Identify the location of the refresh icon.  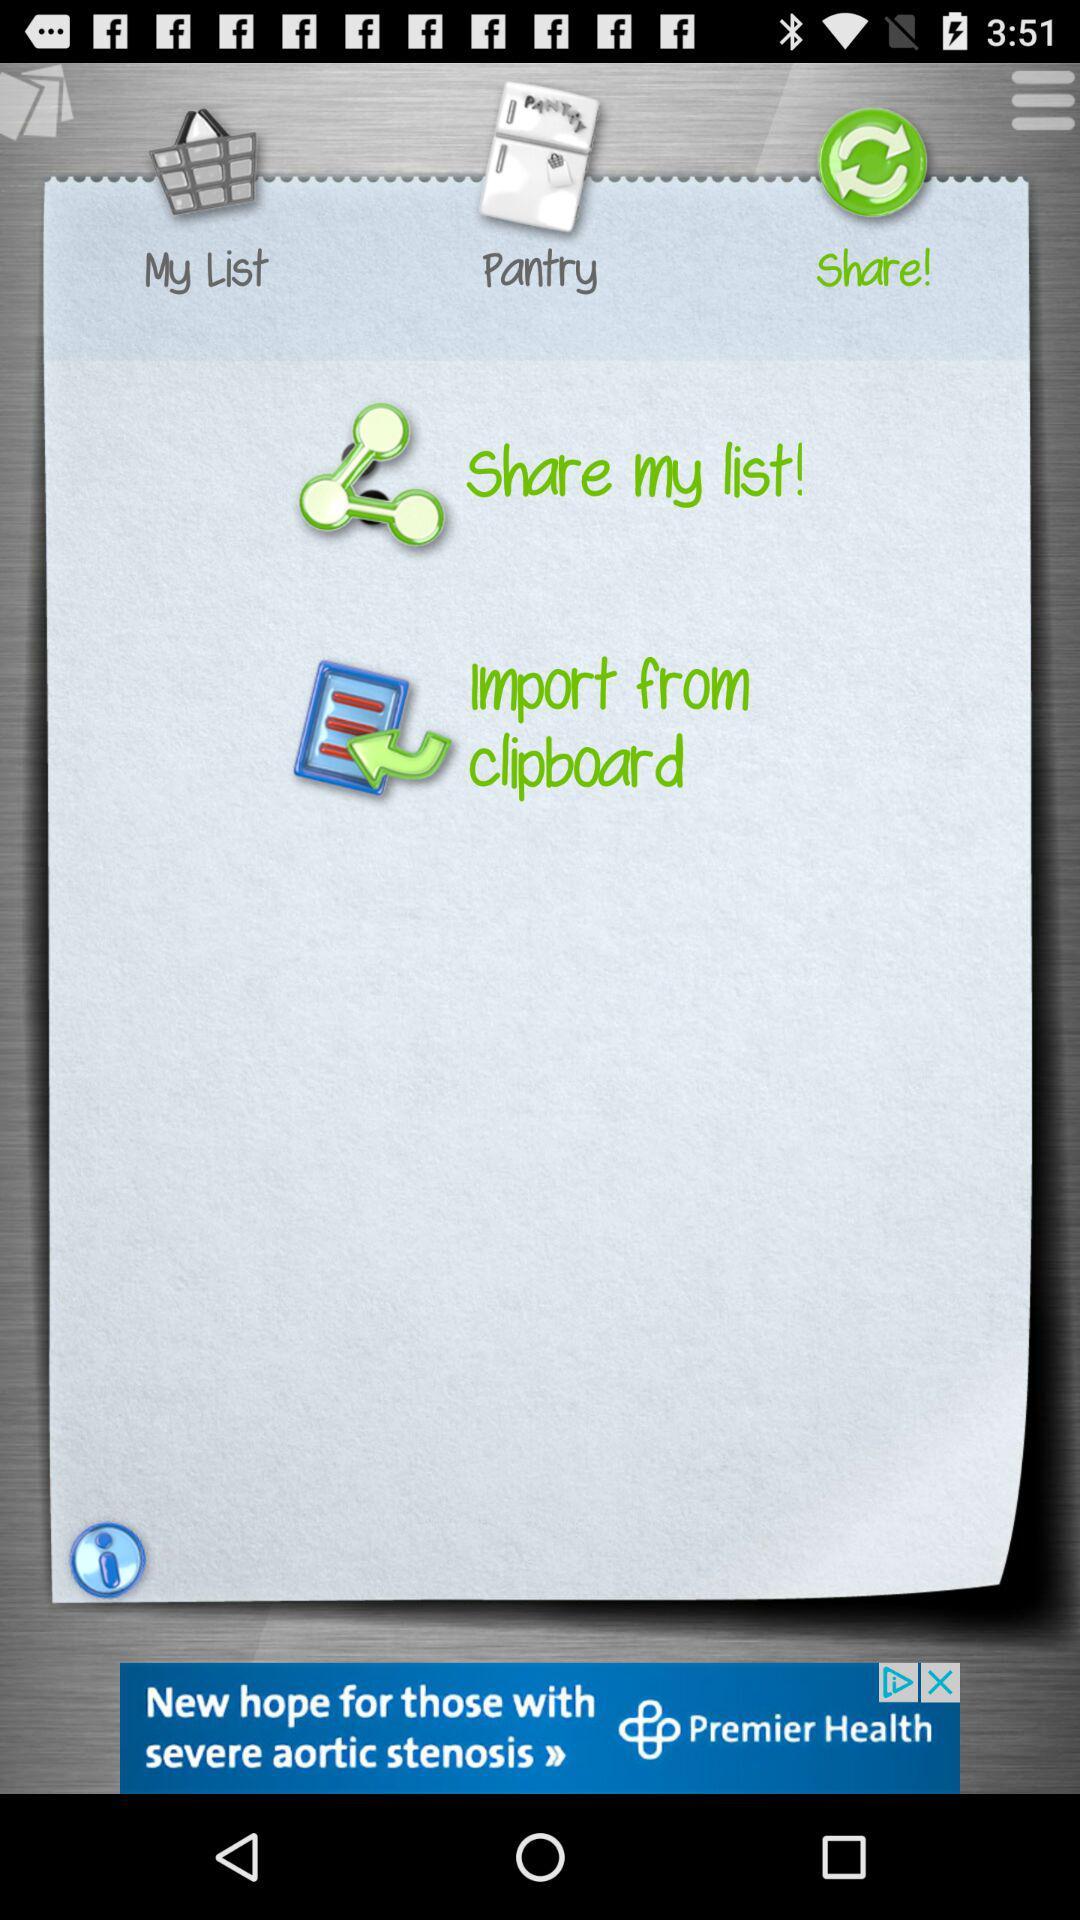
(871, 177).